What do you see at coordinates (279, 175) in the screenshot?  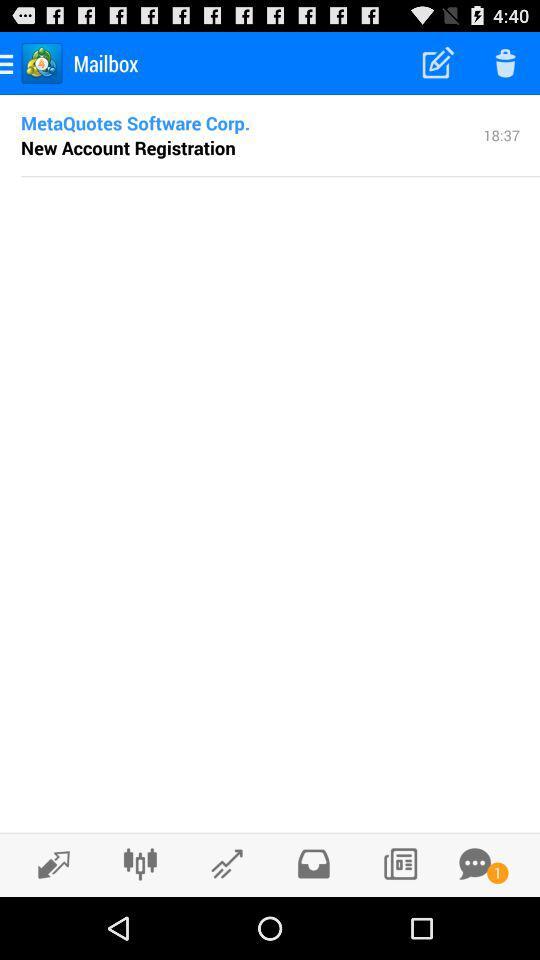 I see `icon at the top` at bounding box center [279, 175].